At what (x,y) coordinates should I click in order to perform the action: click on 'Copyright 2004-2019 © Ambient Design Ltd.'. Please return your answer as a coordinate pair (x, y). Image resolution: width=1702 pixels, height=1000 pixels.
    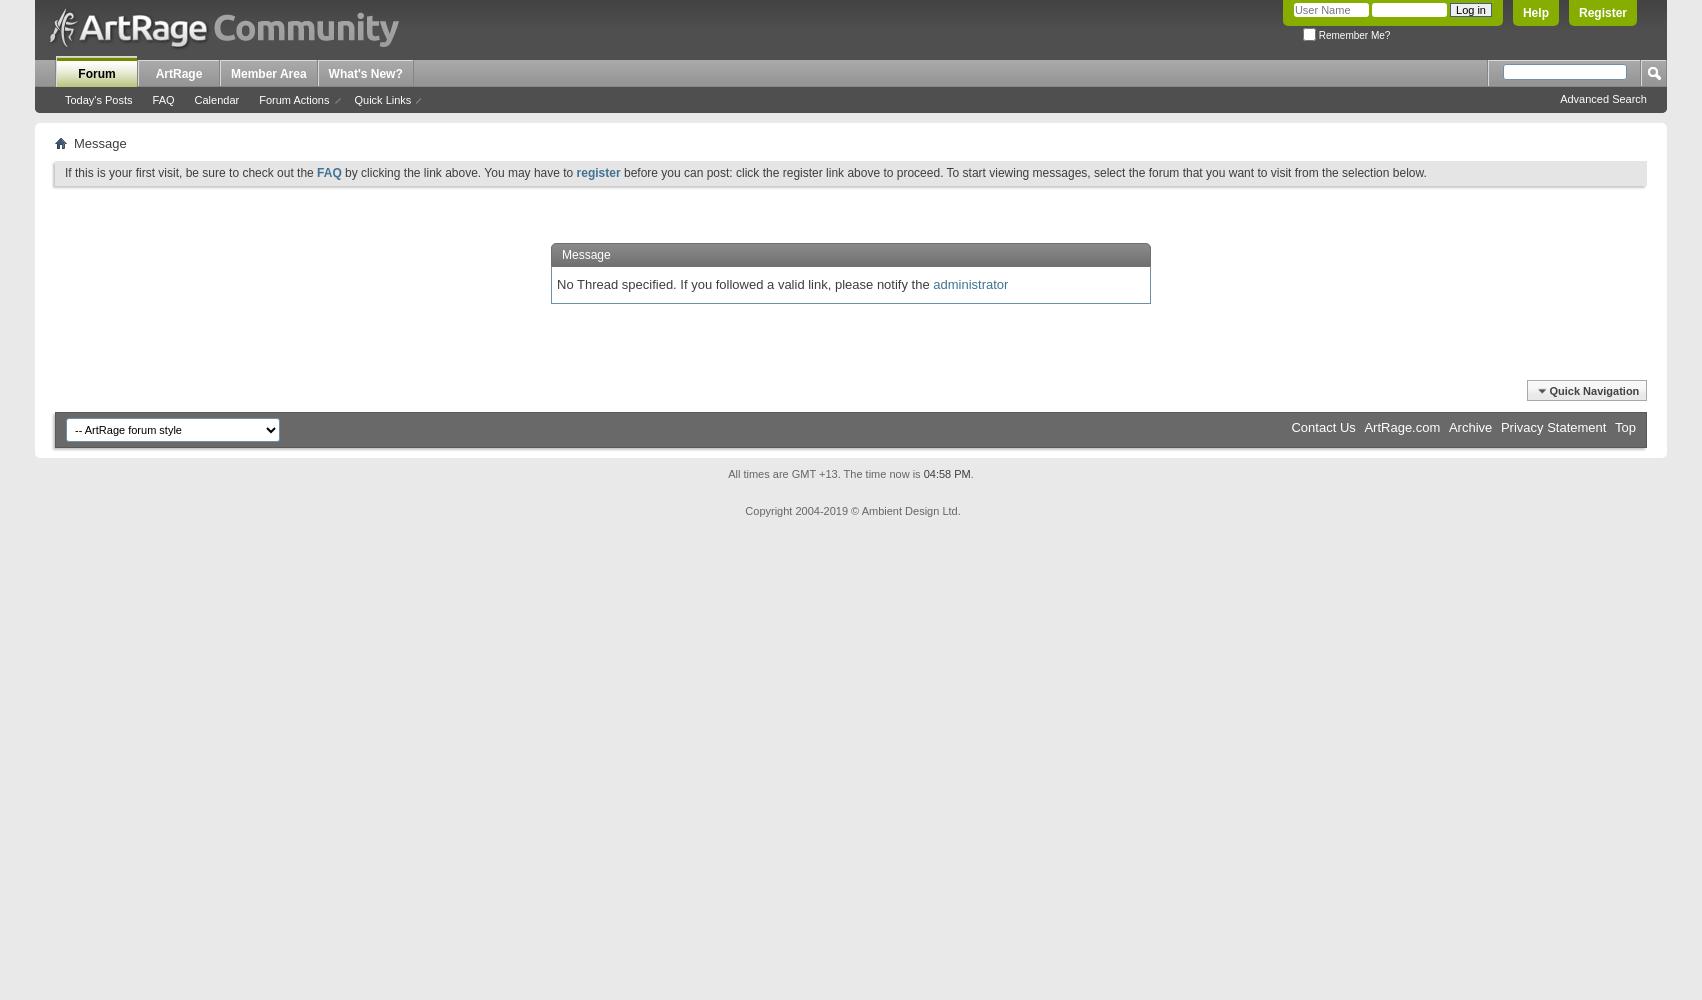
    Looking at the image, I should click on (741, 510).